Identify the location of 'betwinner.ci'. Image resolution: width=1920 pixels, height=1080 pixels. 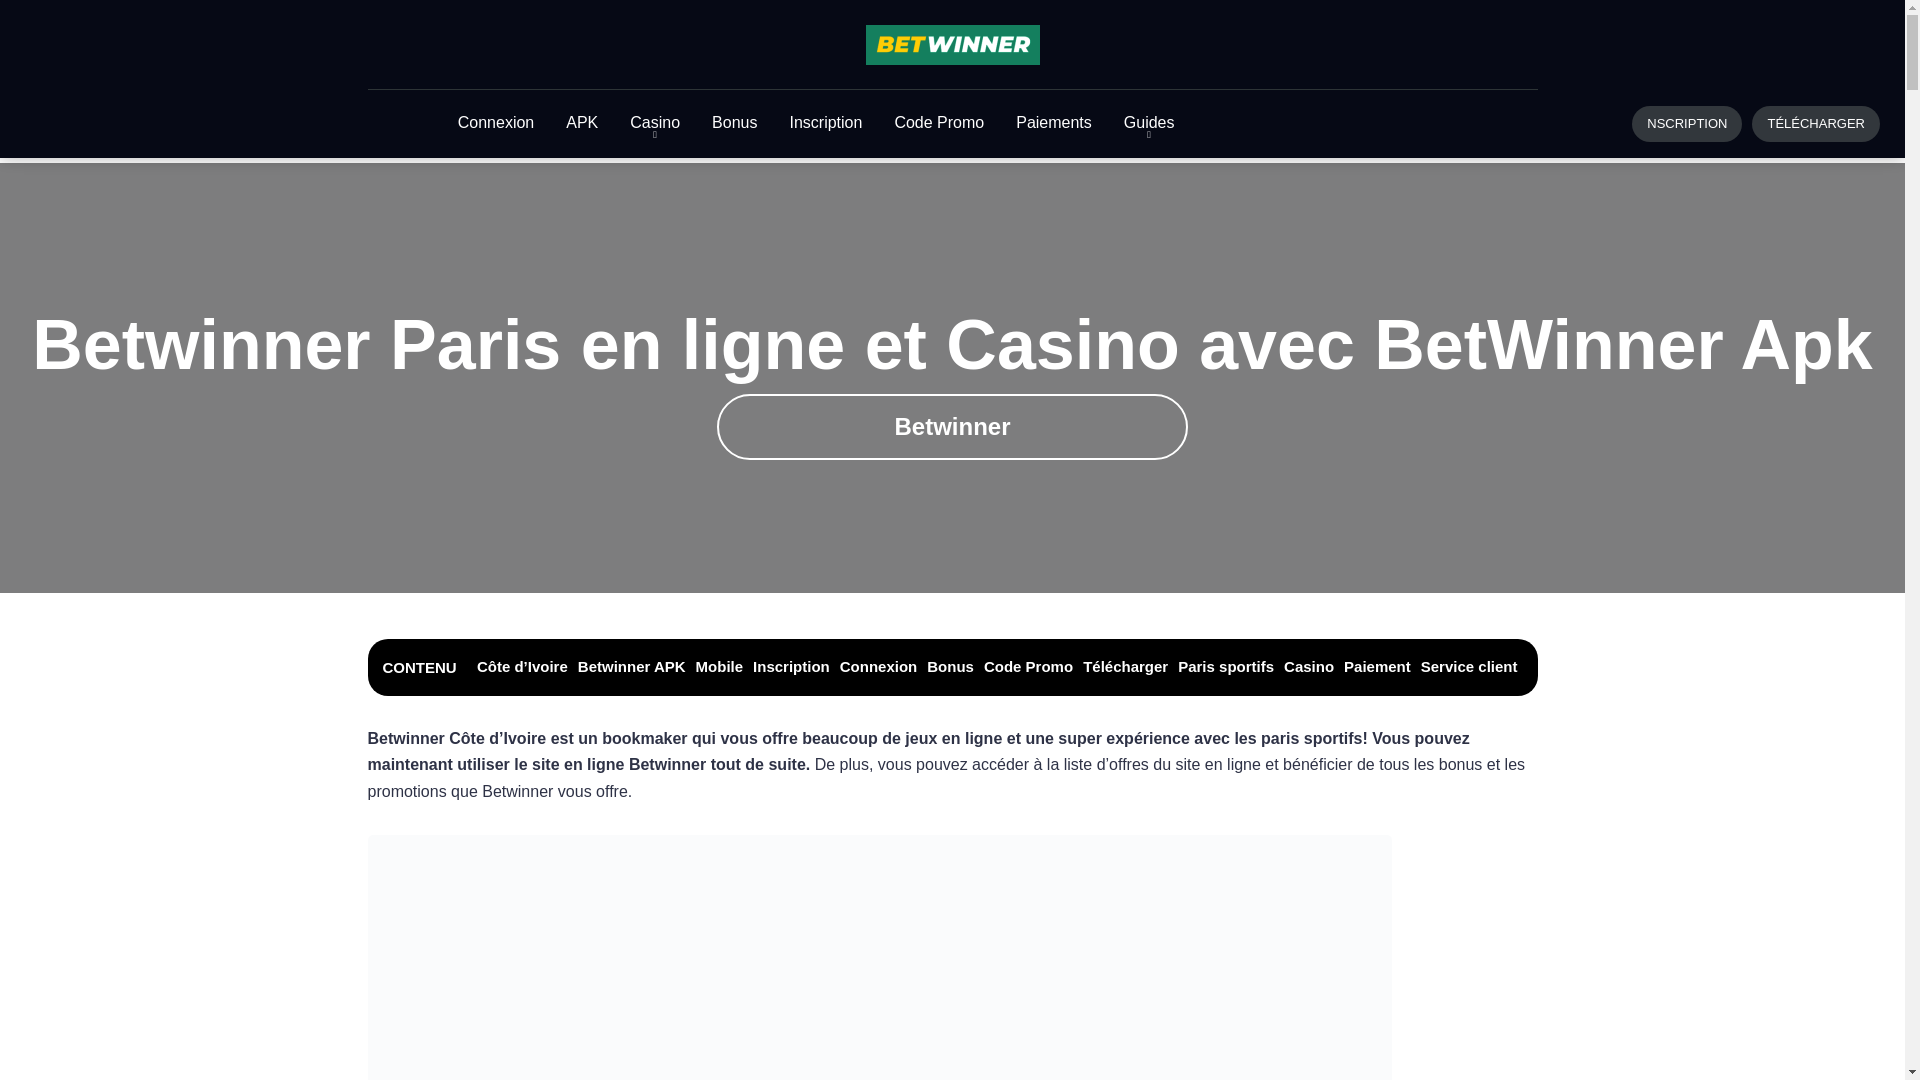
(952, 45).